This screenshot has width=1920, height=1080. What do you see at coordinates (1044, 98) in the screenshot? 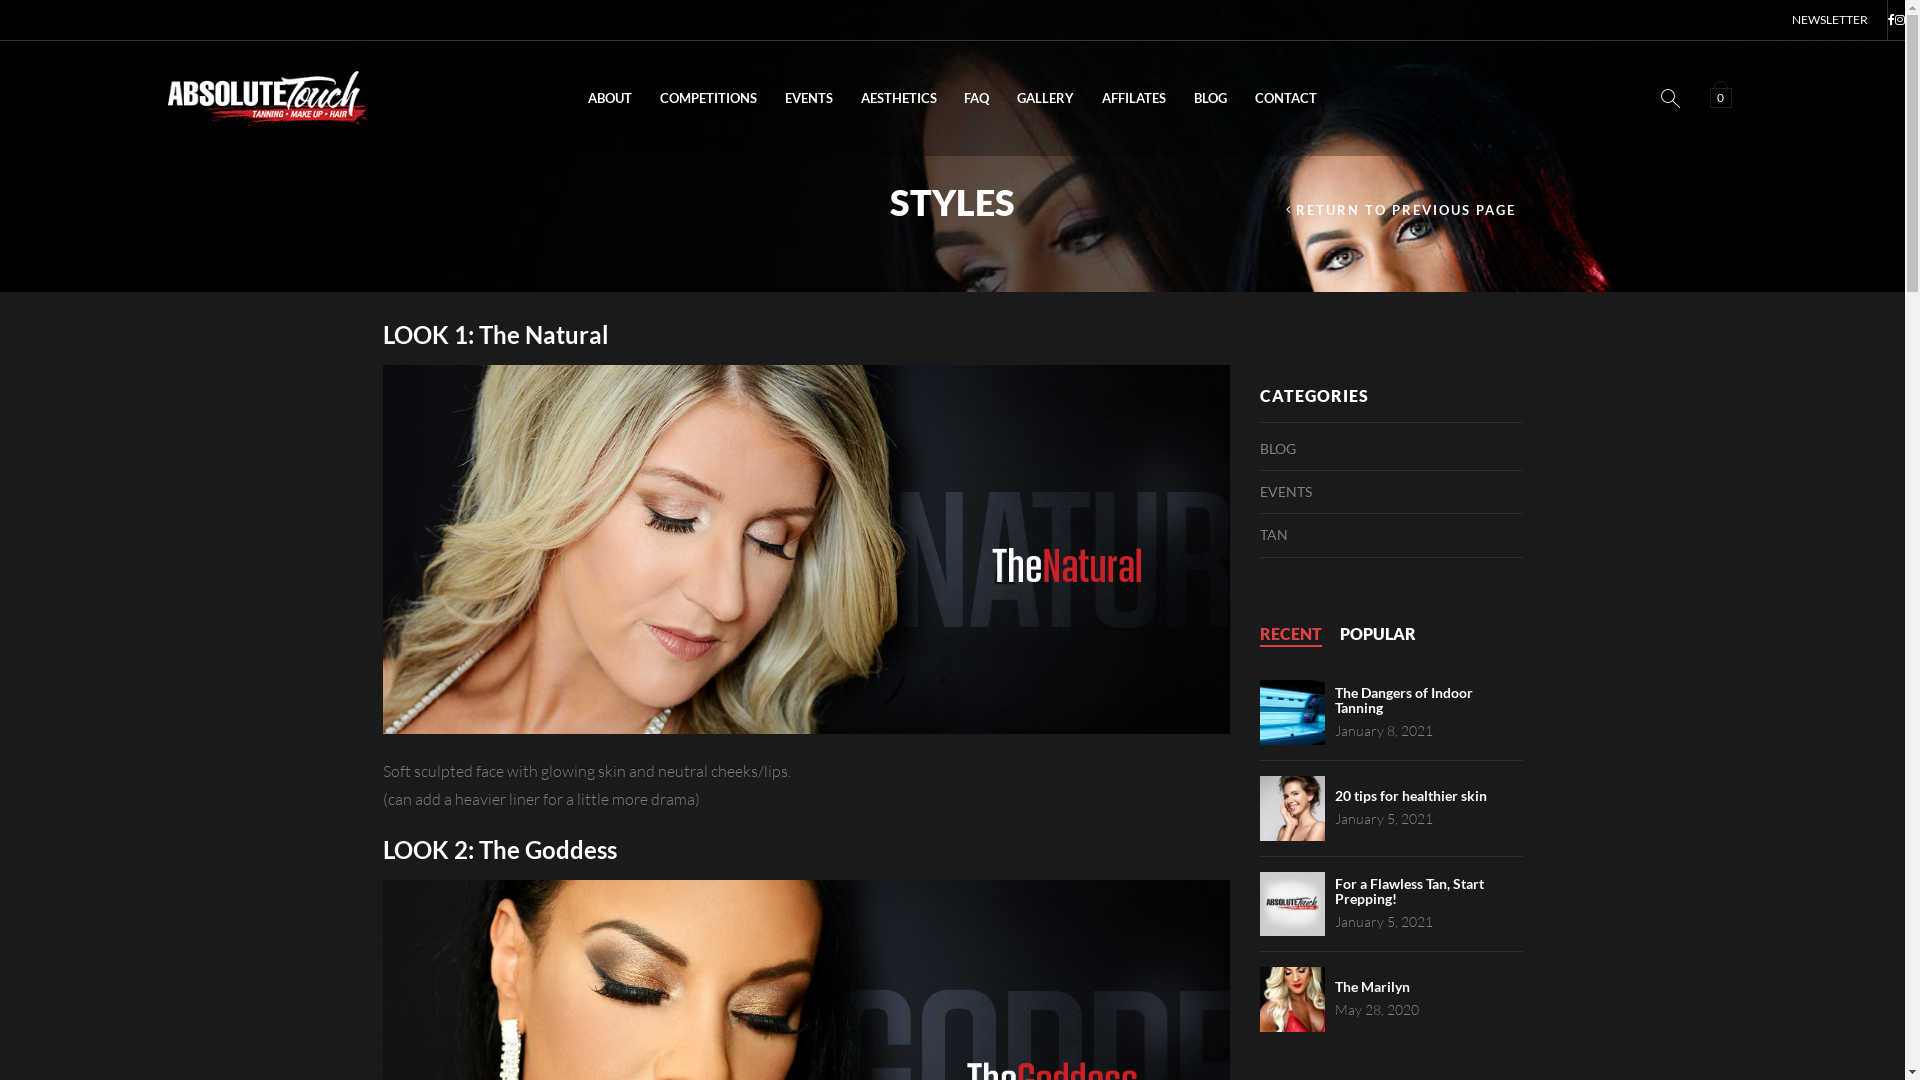
I see `'GALLERY'` at bounding box center [1044, 98].